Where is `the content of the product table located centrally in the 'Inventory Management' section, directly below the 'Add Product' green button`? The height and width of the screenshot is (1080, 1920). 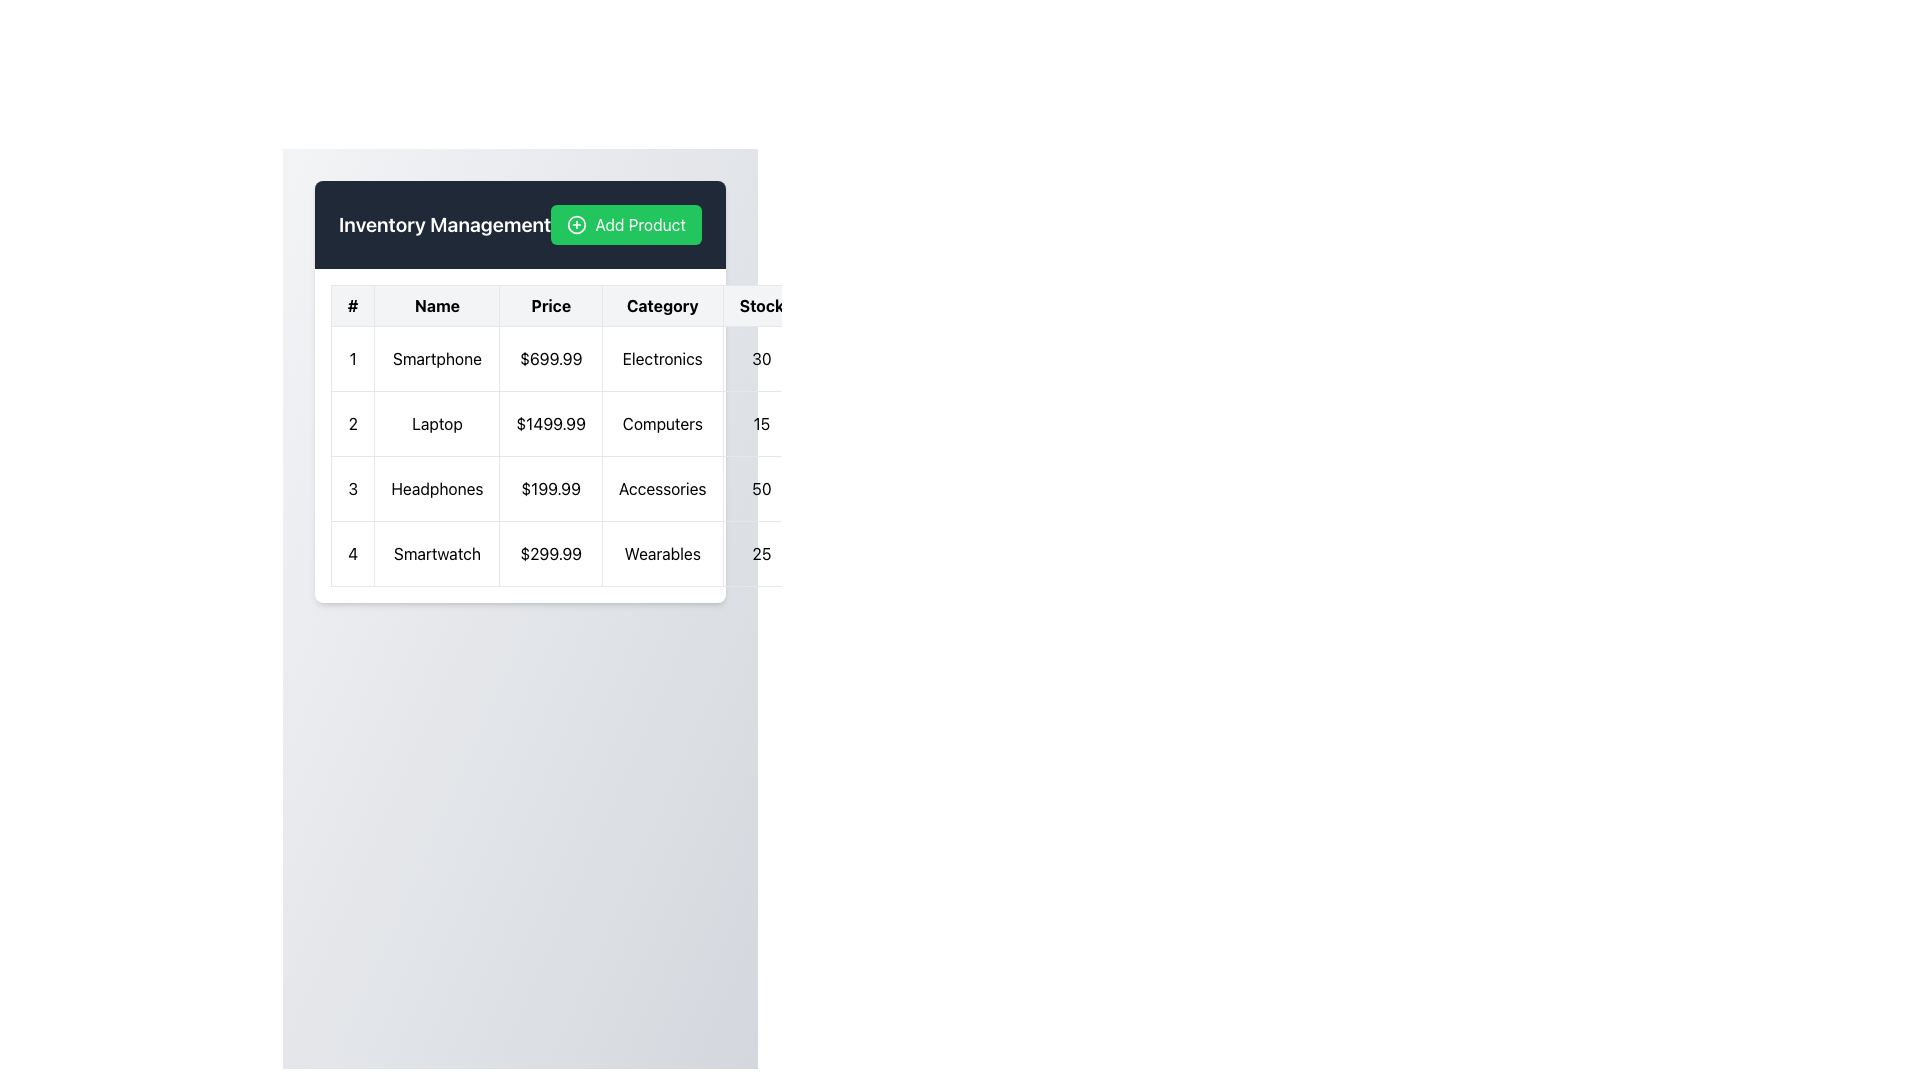
the content of the product table located centrally in the 'Inventory Management' section, directly below the 'Add Product' green button is located at coordinates (520, 434).